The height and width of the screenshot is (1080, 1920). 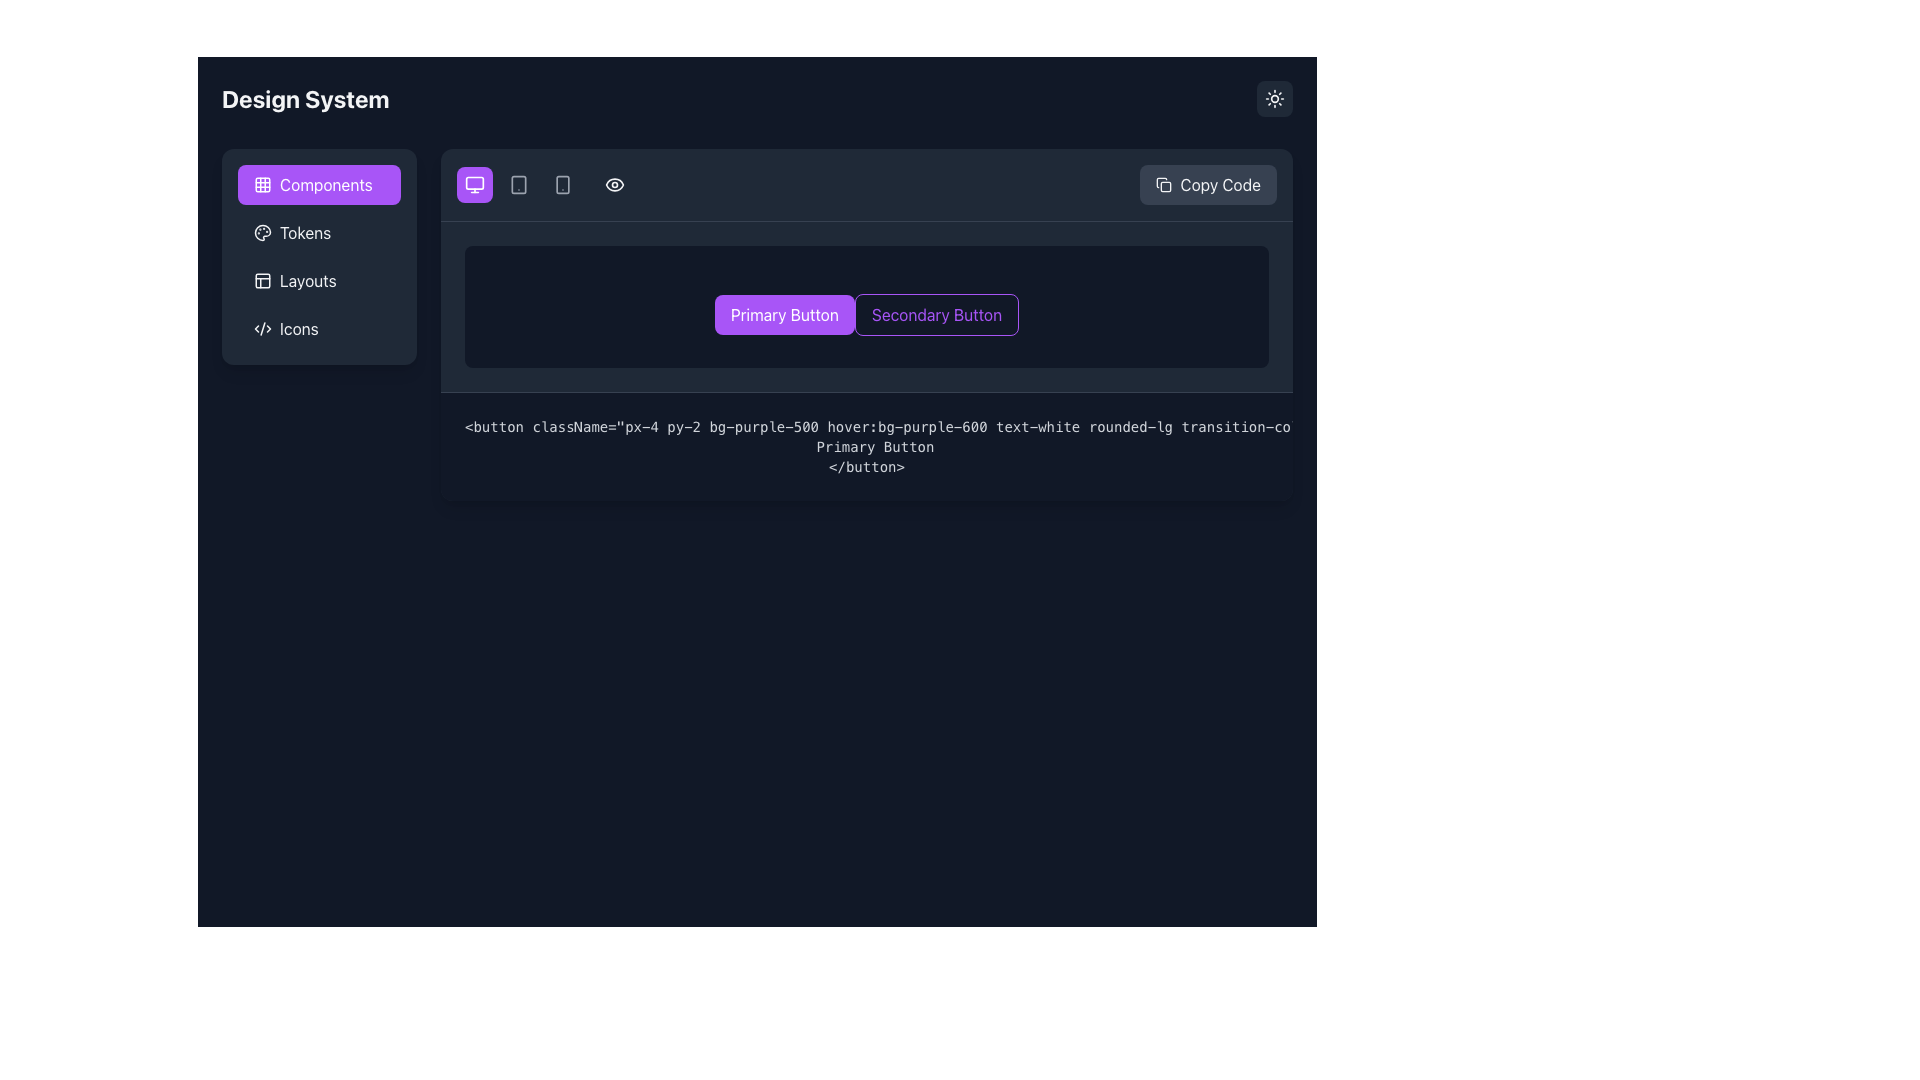 I want to click on the 'Secondary Button' located to the right of the 'Primary Button' under the 'Copy Code' header, so click(x=867, y=307).